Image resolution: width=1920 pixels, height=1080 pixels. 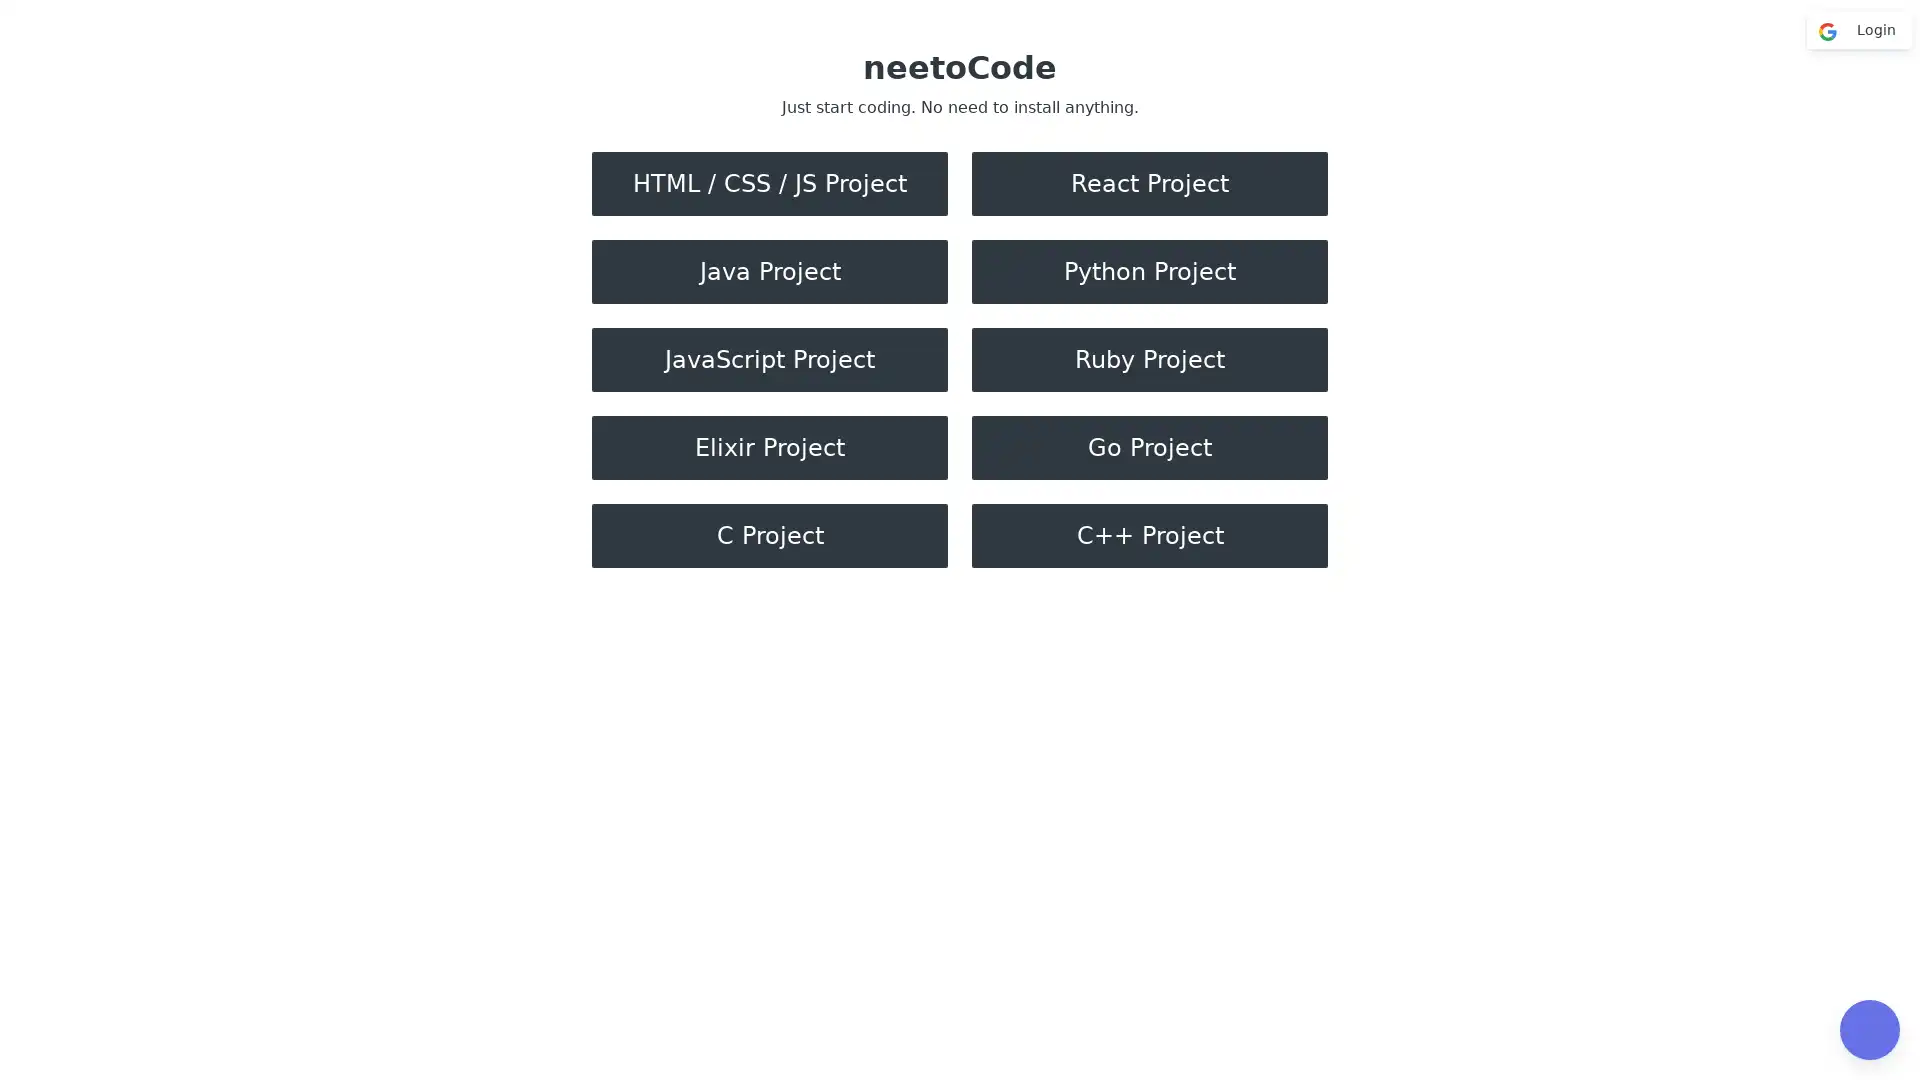 What do you see at coordinates (768, 272) in the screenshot?
I see `Java Project` at bounding box center [768, 272].